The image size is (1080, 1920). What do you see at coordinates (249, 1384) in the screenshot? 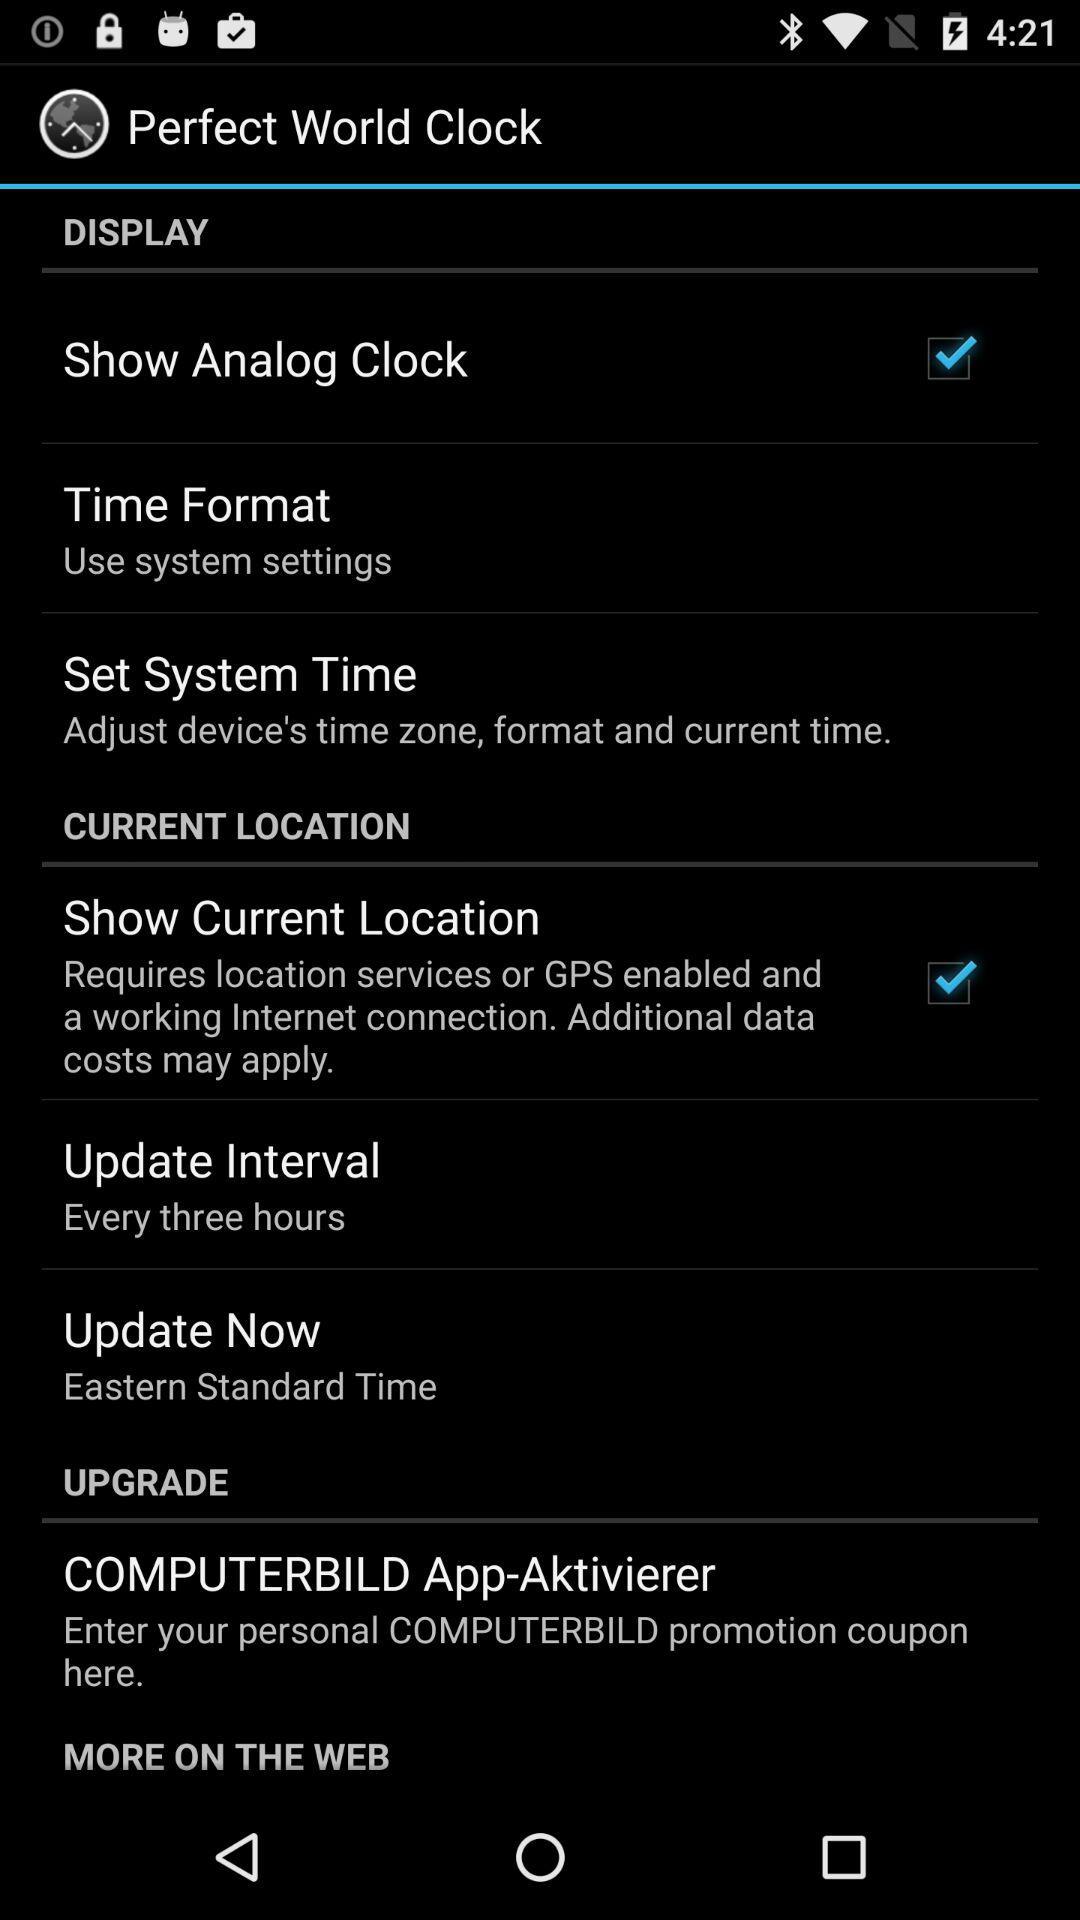
I see `the eastern standard time` at bounding box center [249, 1384].